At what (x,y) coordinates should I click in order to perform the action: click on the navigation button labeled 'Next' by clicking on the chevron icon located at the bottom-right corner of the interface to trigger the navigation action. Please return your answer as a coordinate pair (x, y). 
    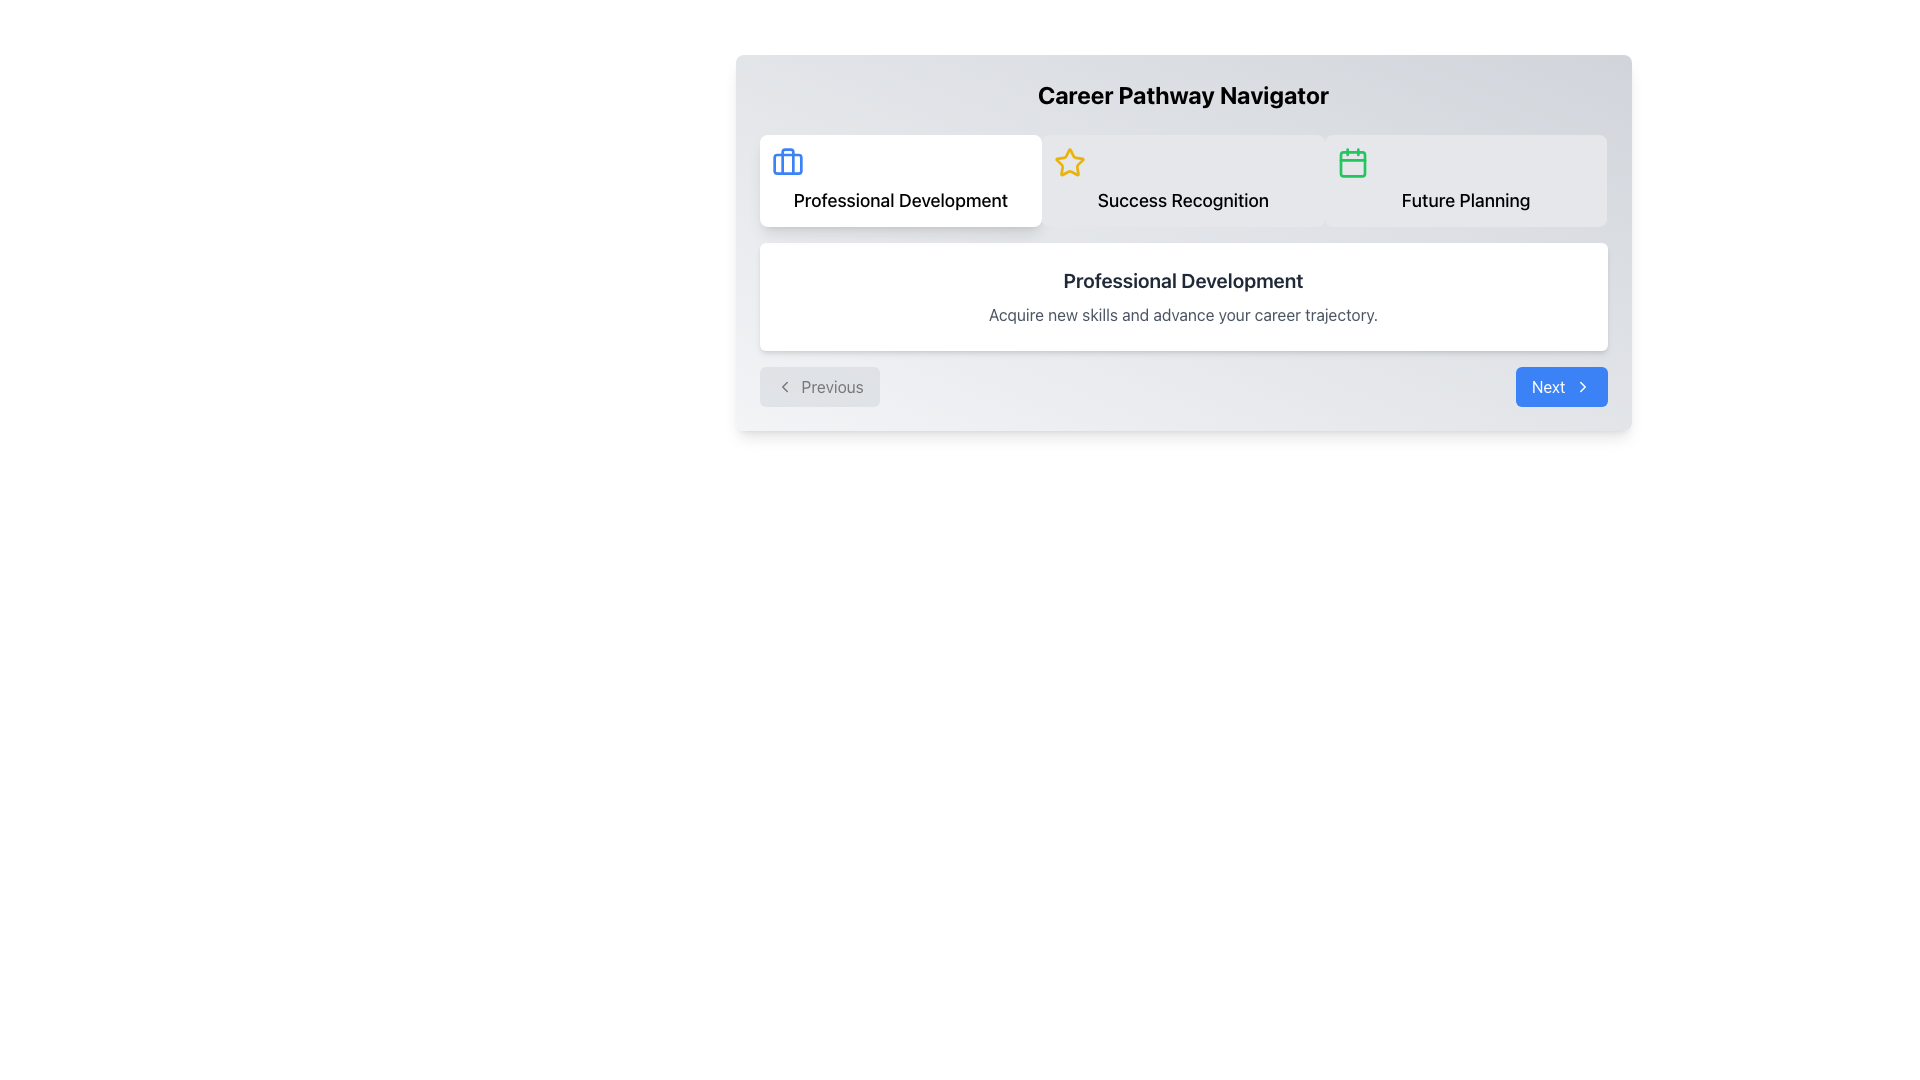
    Looking at the image, I should click on (1581, 386).